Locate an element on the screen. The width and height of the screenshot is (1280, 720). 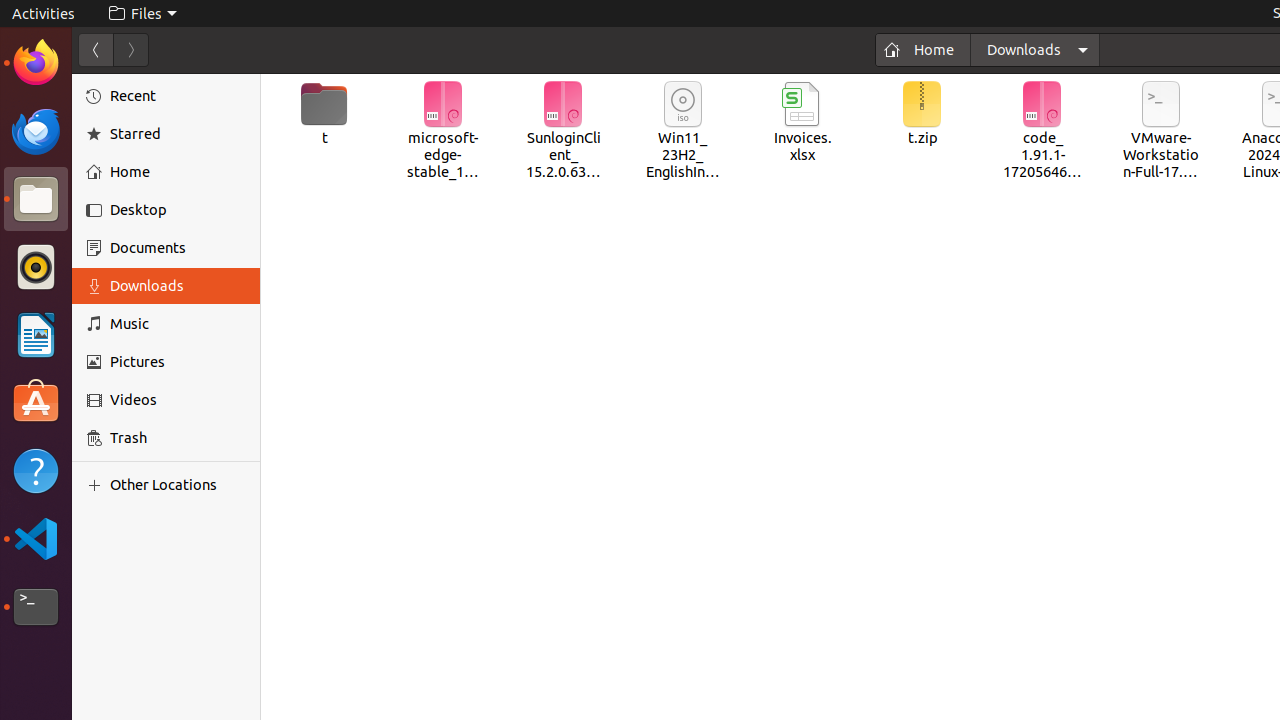
'Music' is located at coordinates (178, 323).